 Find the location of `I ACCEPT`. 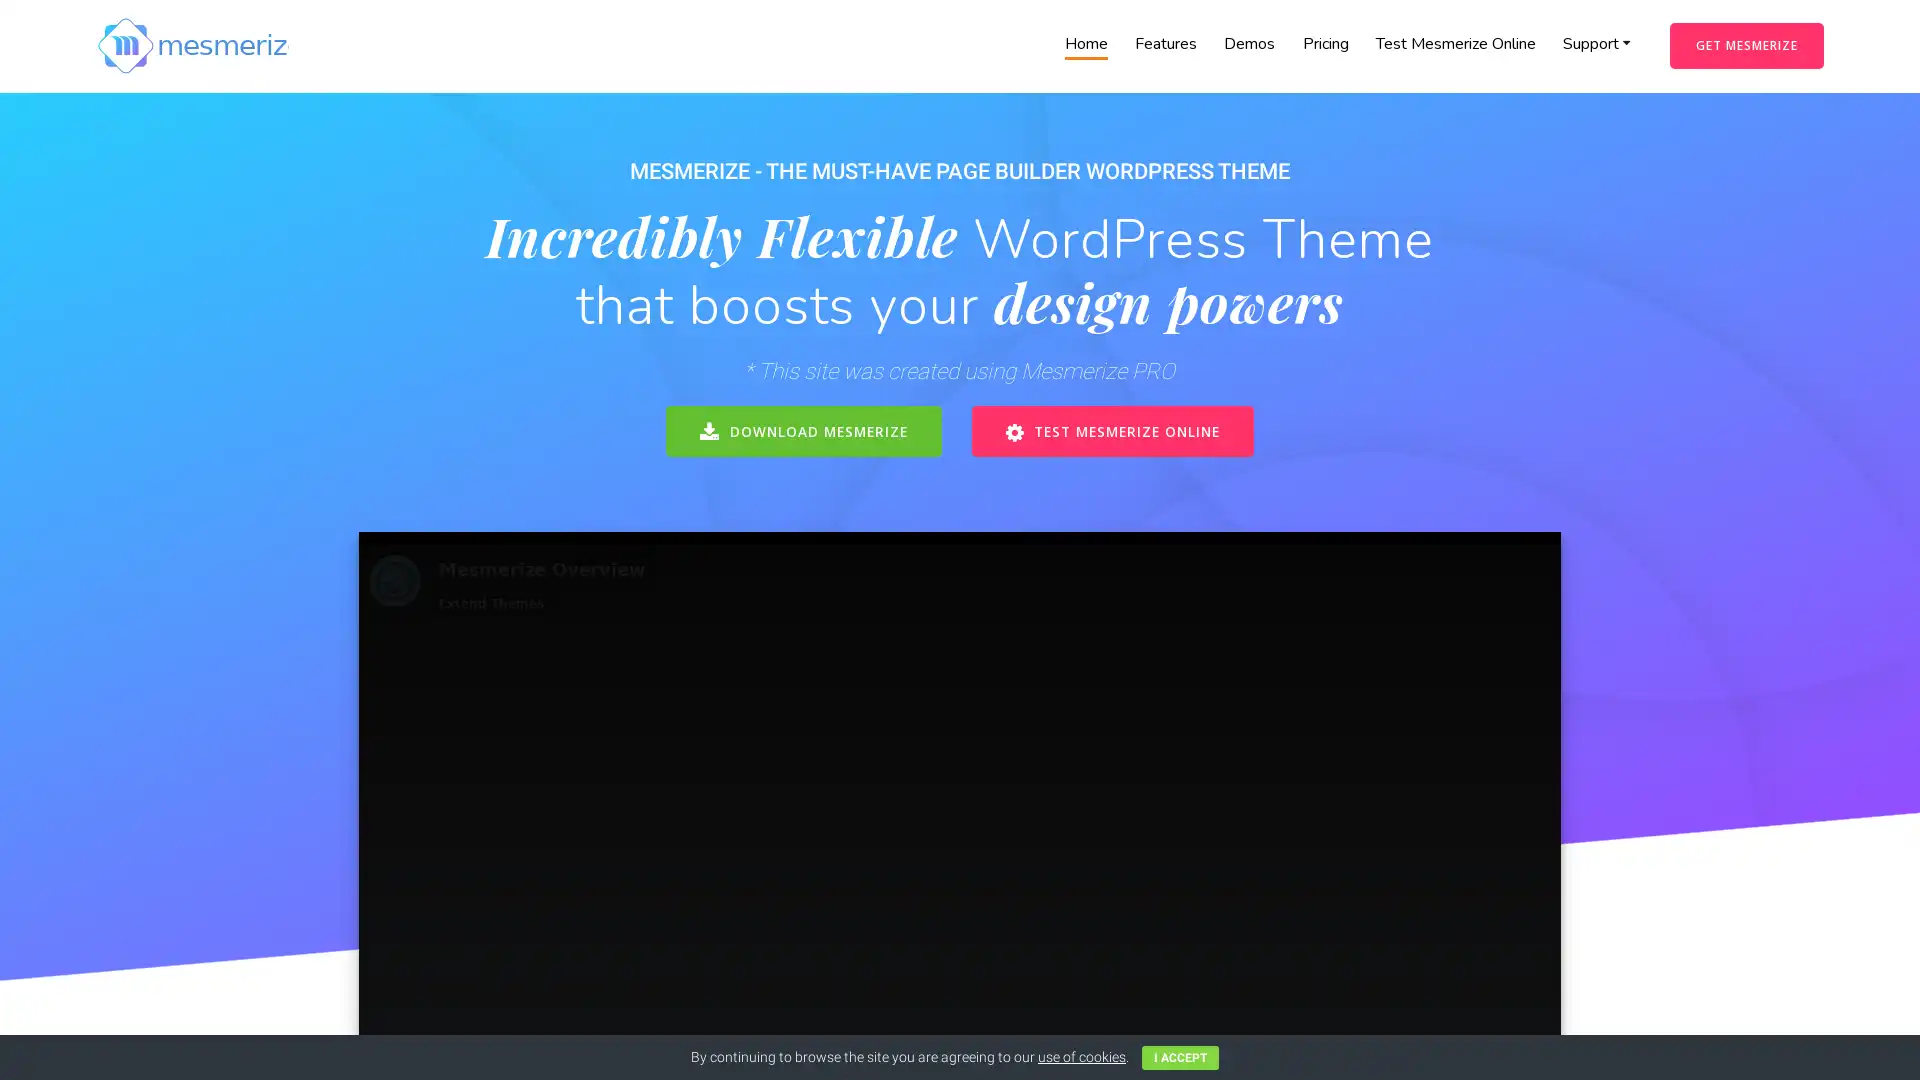

I ACCEPT is located at coordinates (1180, 1056).